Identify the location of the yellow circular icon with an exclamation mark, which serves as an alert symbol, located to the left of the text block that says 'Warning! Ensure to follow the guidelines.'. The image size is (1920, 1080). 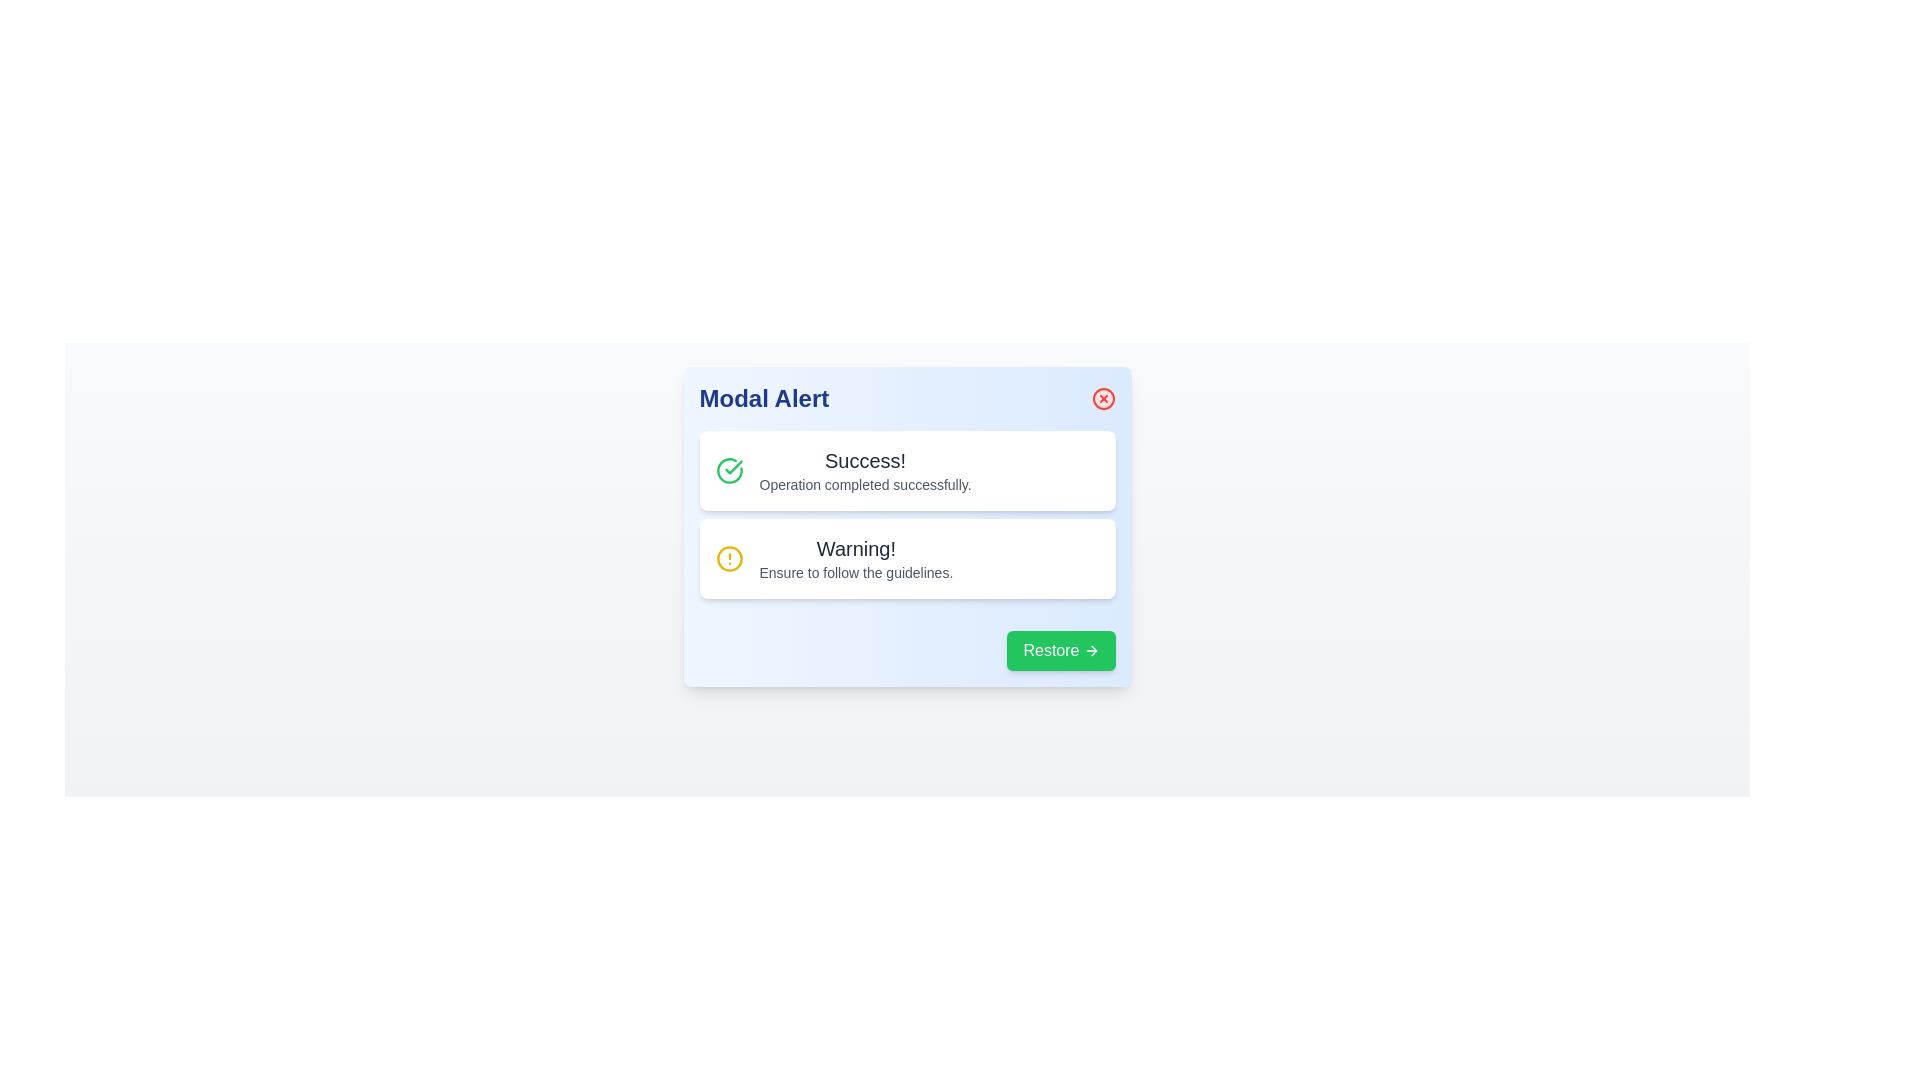
(728, 559).